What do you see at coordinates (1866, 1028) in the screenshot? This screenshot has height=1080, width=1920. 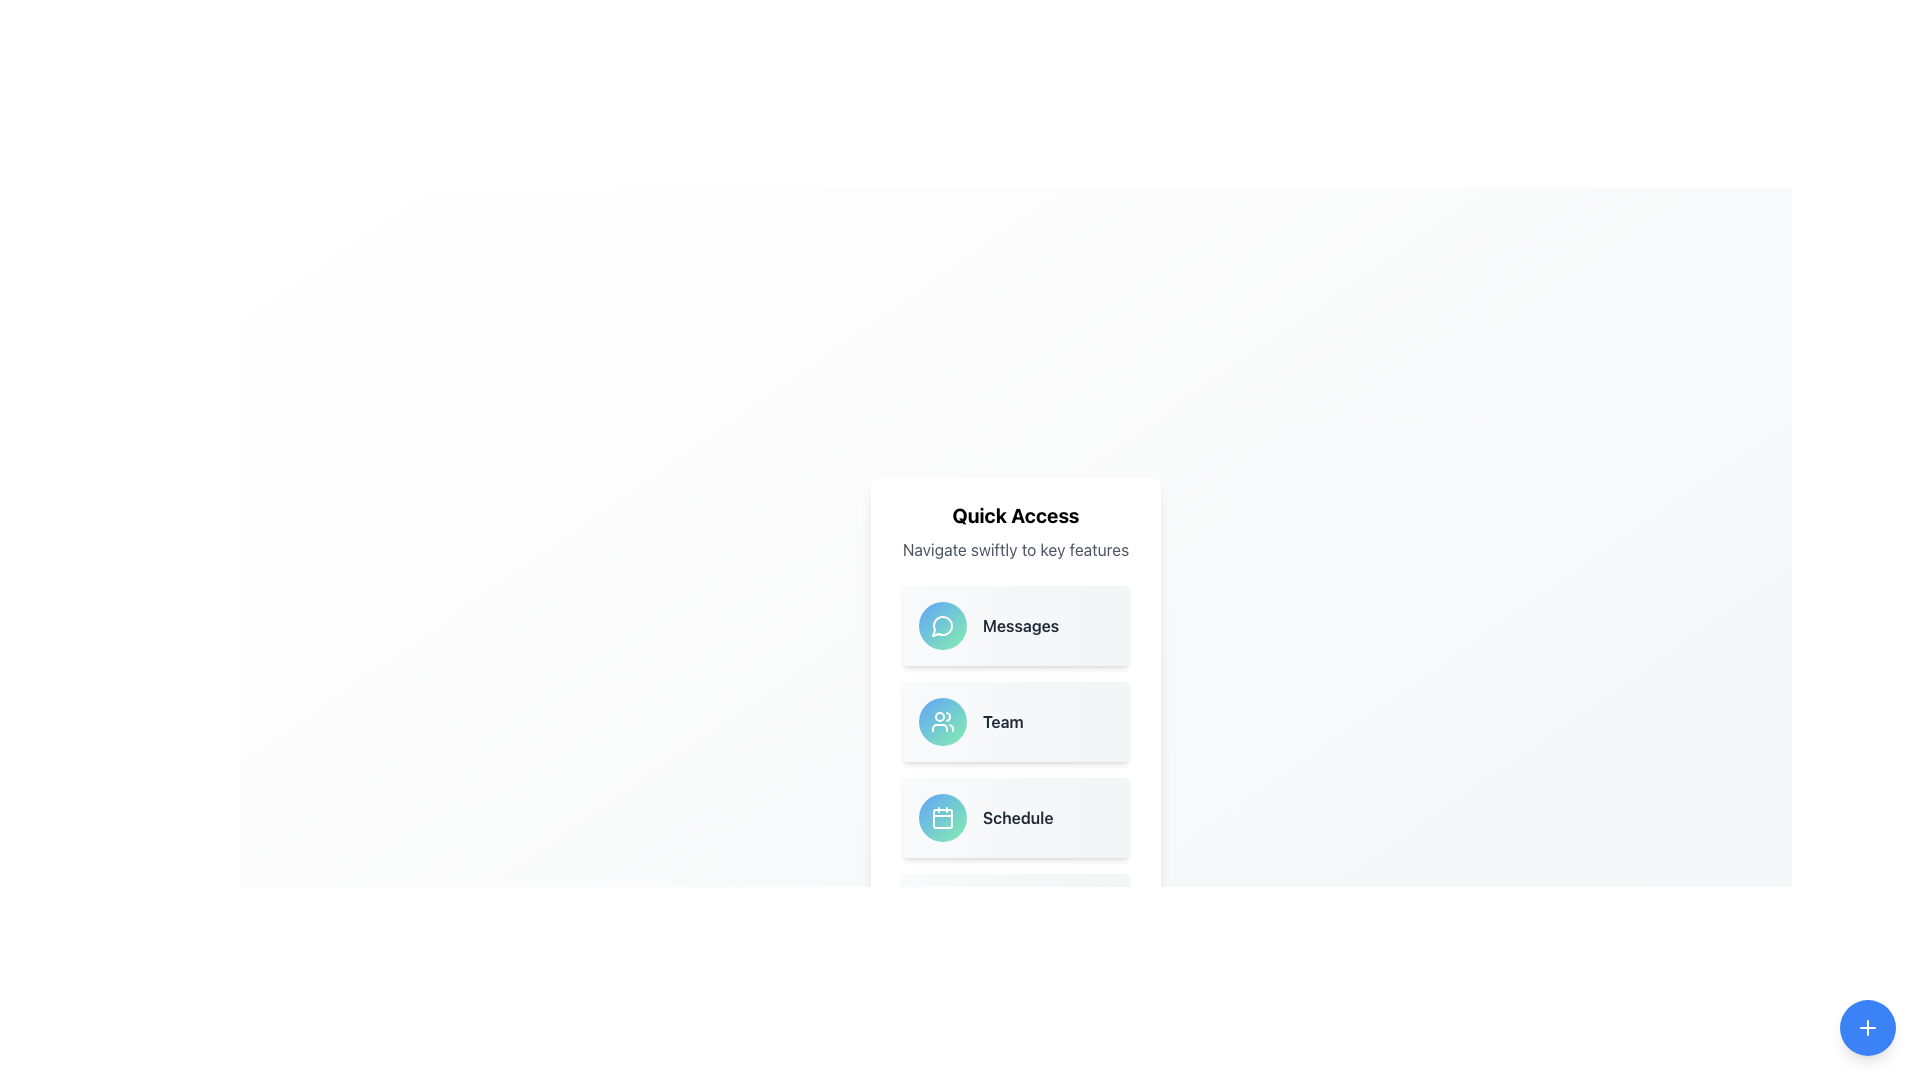 I see `the circular blue button with a white cross icon located in the bottom-right corner of the interface for repositioning` at bounding box center [1866, 1028].